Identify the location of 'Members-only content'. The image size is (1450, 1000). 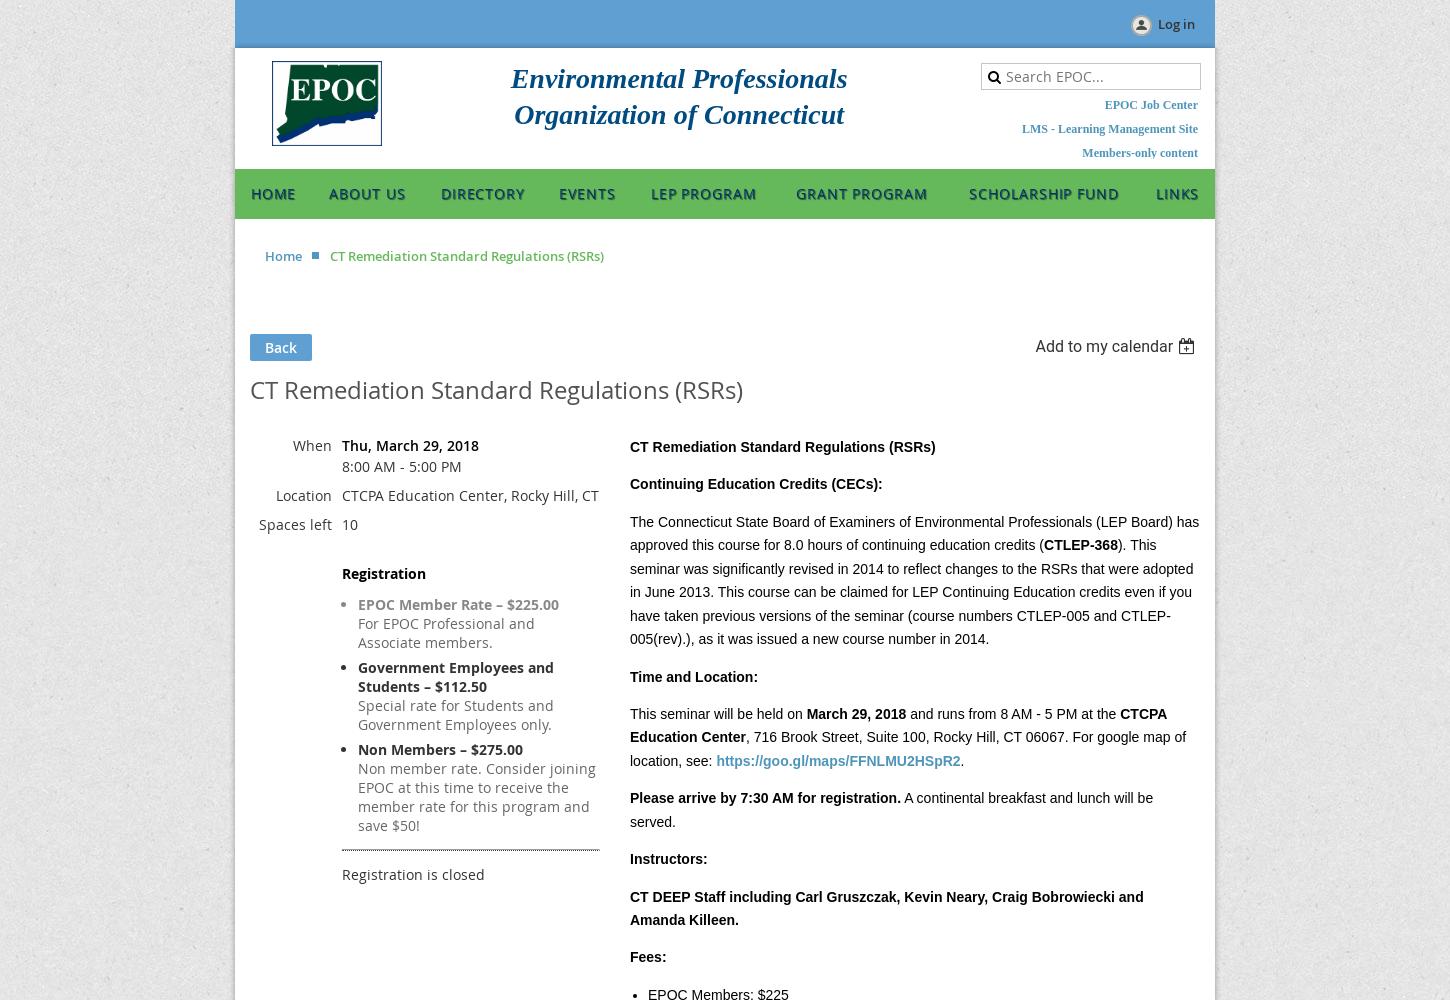
(1138, 153).